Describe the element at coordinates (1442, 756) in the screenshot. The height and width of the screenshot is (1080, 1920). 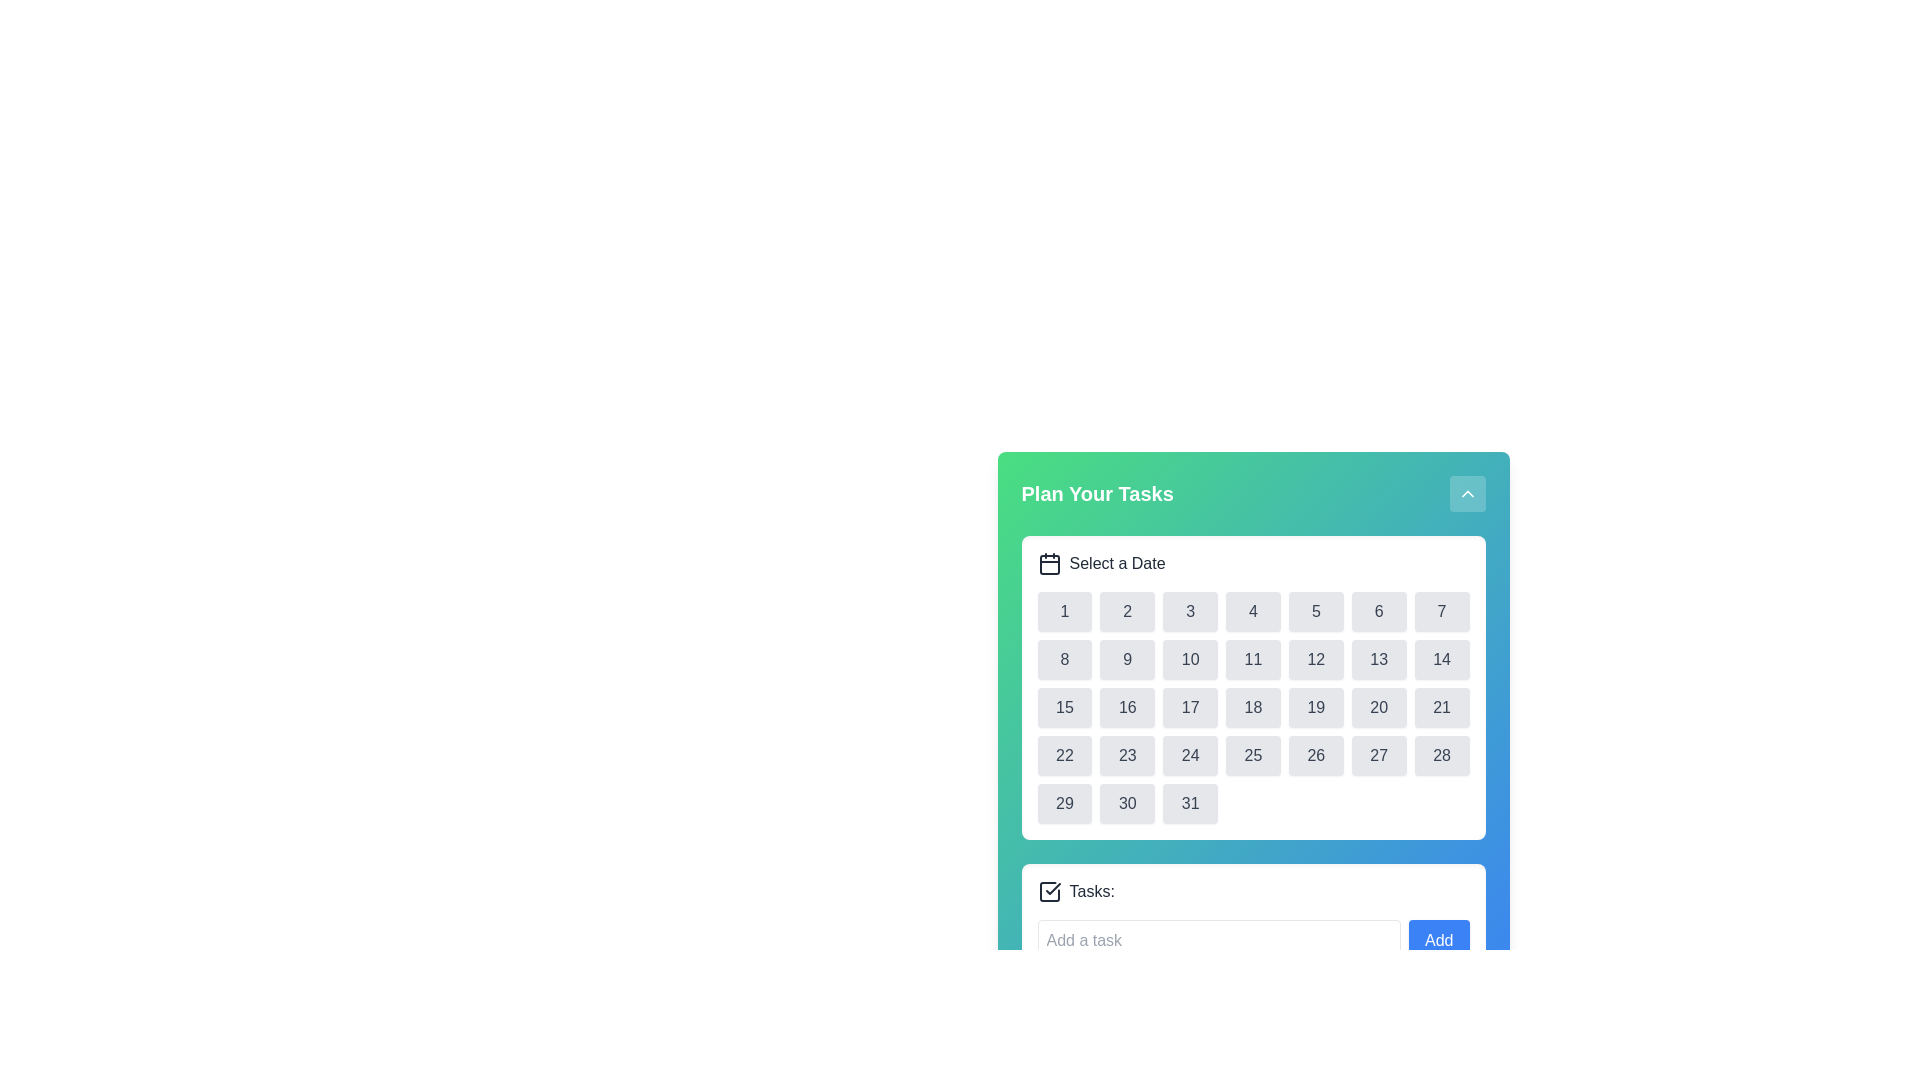
I see `the rounded rectangular button displaying the number '28' with a light gray background and dark gray text` at that location.